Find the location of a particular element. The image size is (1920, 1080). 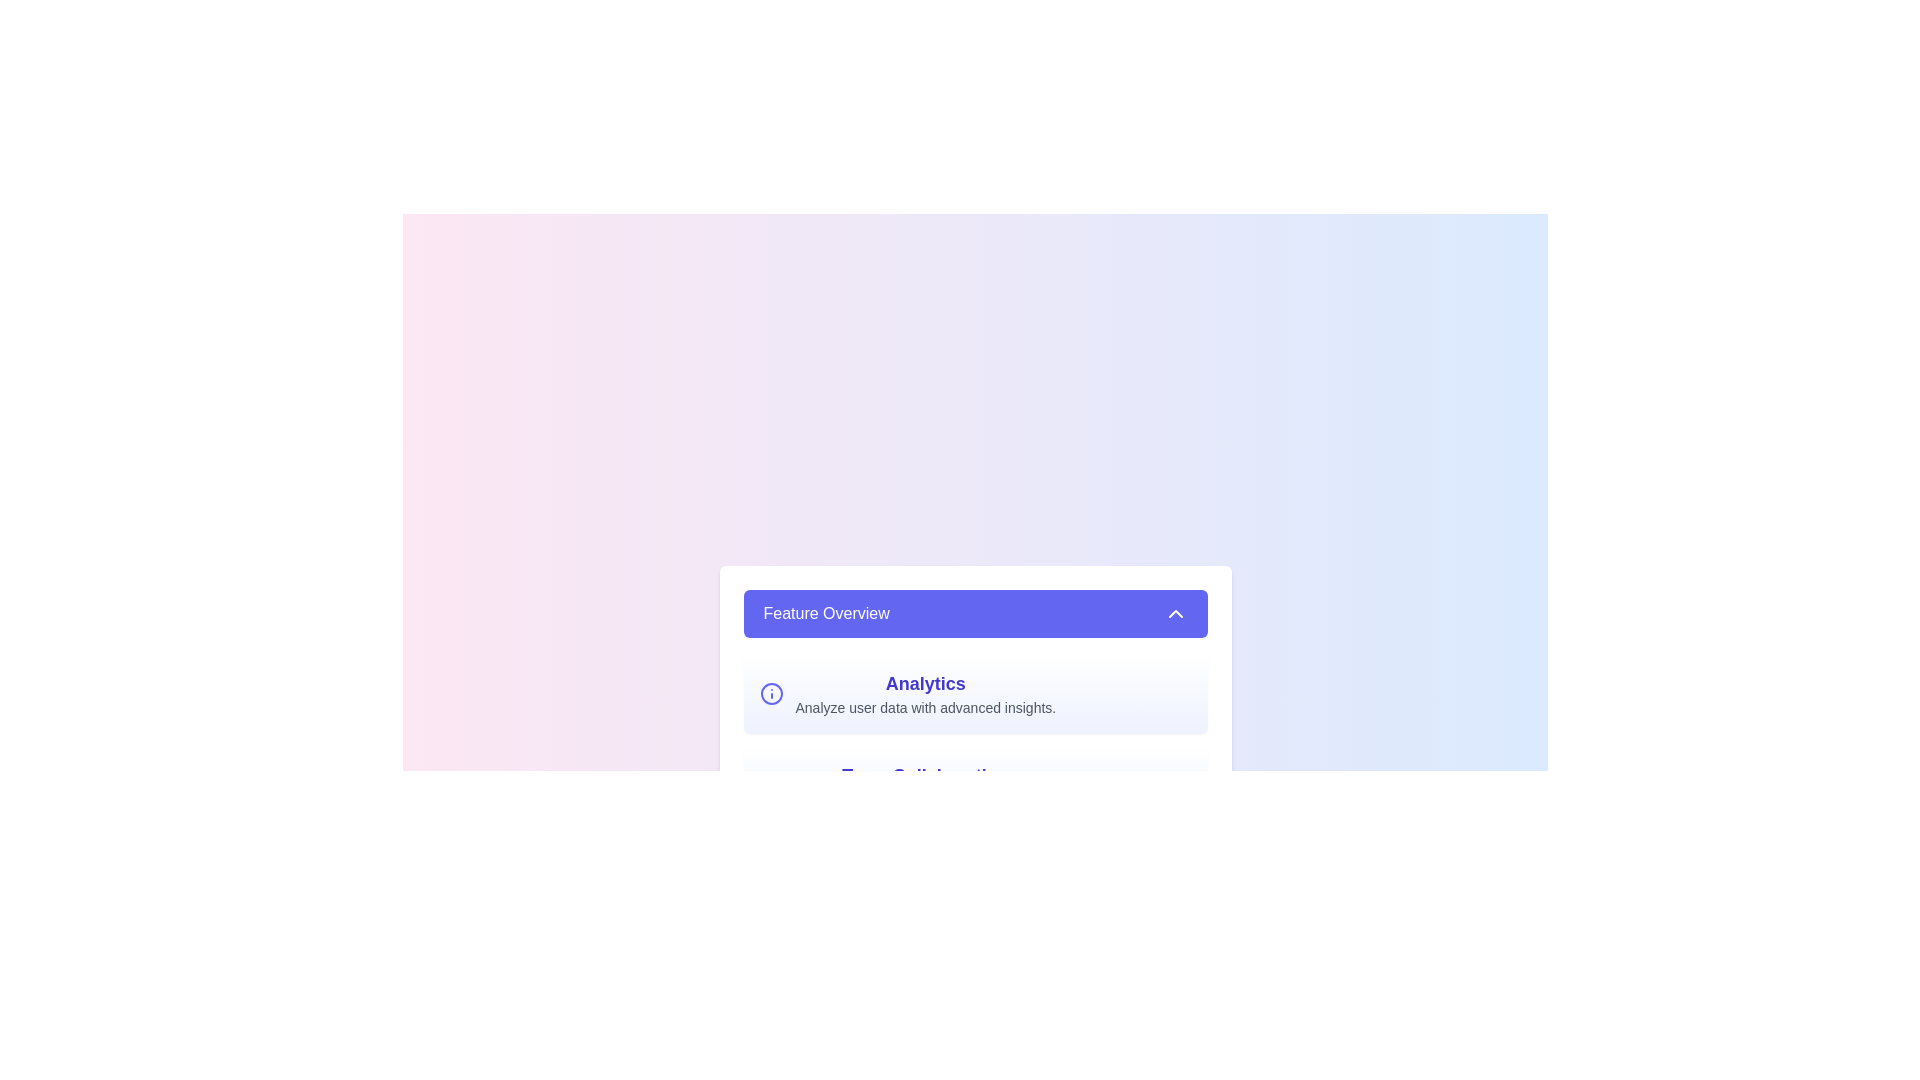

the upward-pointing chevron icon located on the right side of the 'Feature Overview' button is located at coordinates (1175, 612).